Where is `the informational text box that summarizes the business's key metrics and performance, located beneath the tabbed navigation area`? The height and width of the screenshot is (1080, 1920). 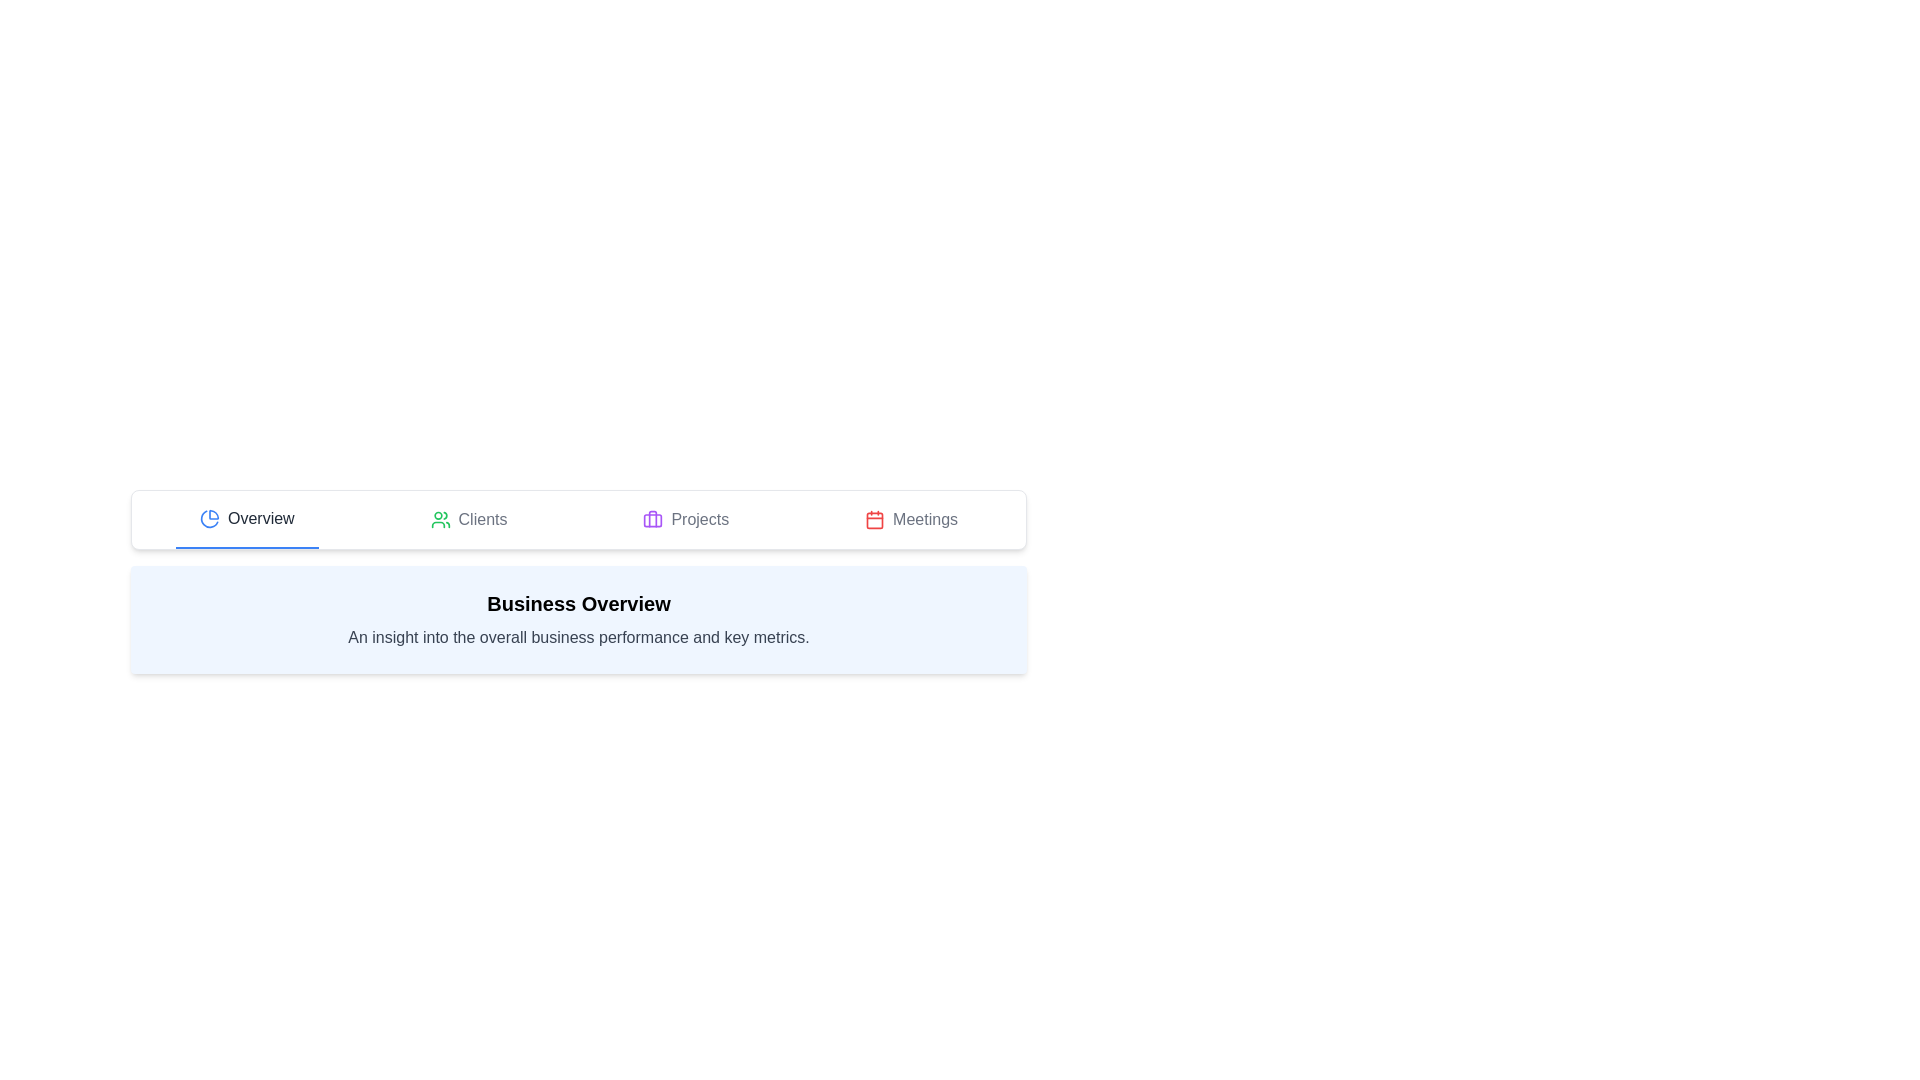
the informational text box that summarizes the business's key metrics and performance, located beneath the tabbed navigation area is located at coordinates (578, 619).